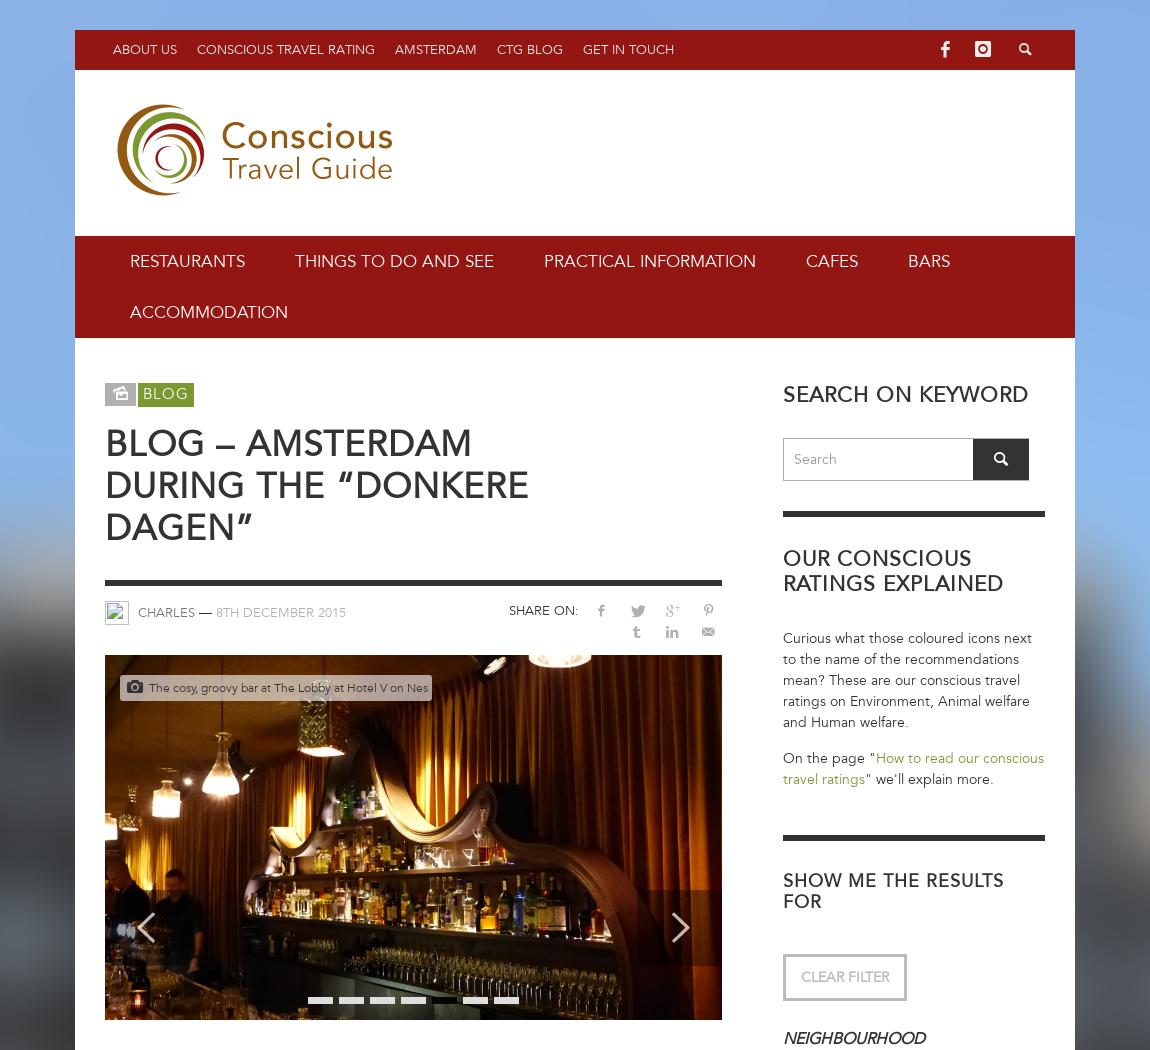 The image size is (1150, 1050). Describe the element at coordinates (461, 90) in the screenshot. I see `'Weekend Calendar'` at that location.